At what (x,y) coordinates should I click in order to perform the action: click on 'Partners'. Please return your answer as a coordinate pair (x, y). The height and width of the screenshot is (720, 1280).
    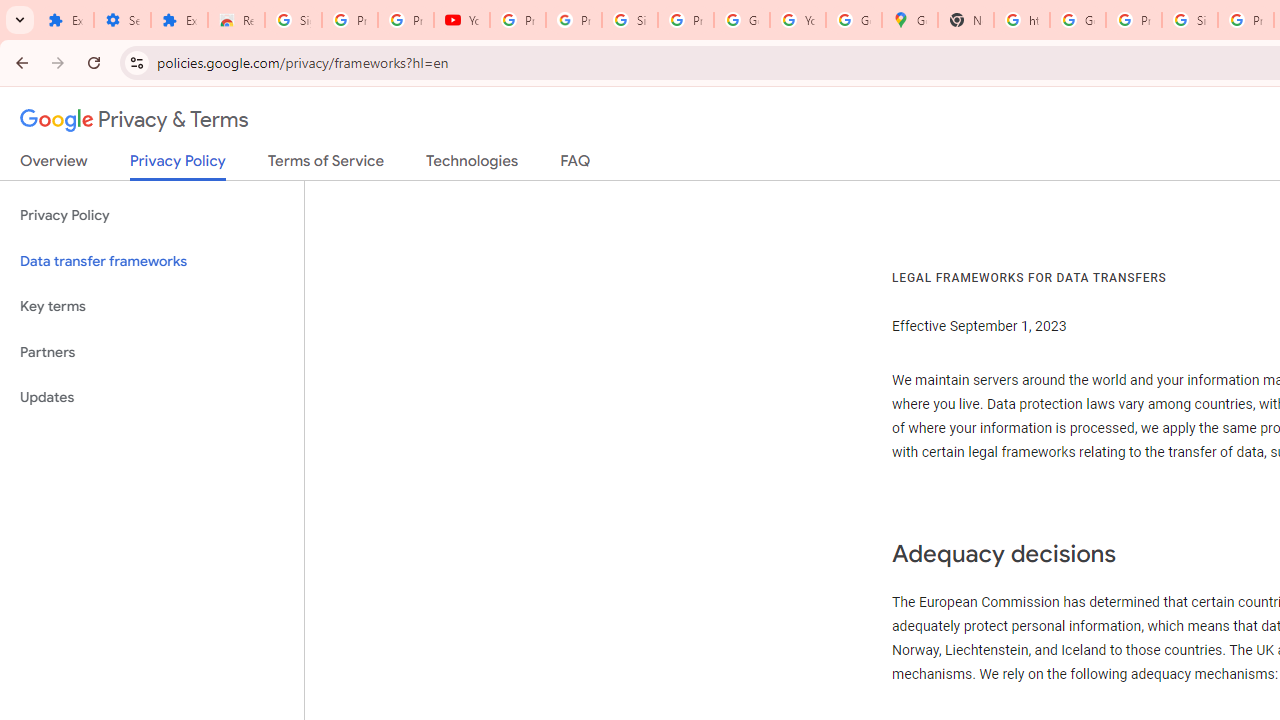
    Looking at the image, I should click on (151, 351).